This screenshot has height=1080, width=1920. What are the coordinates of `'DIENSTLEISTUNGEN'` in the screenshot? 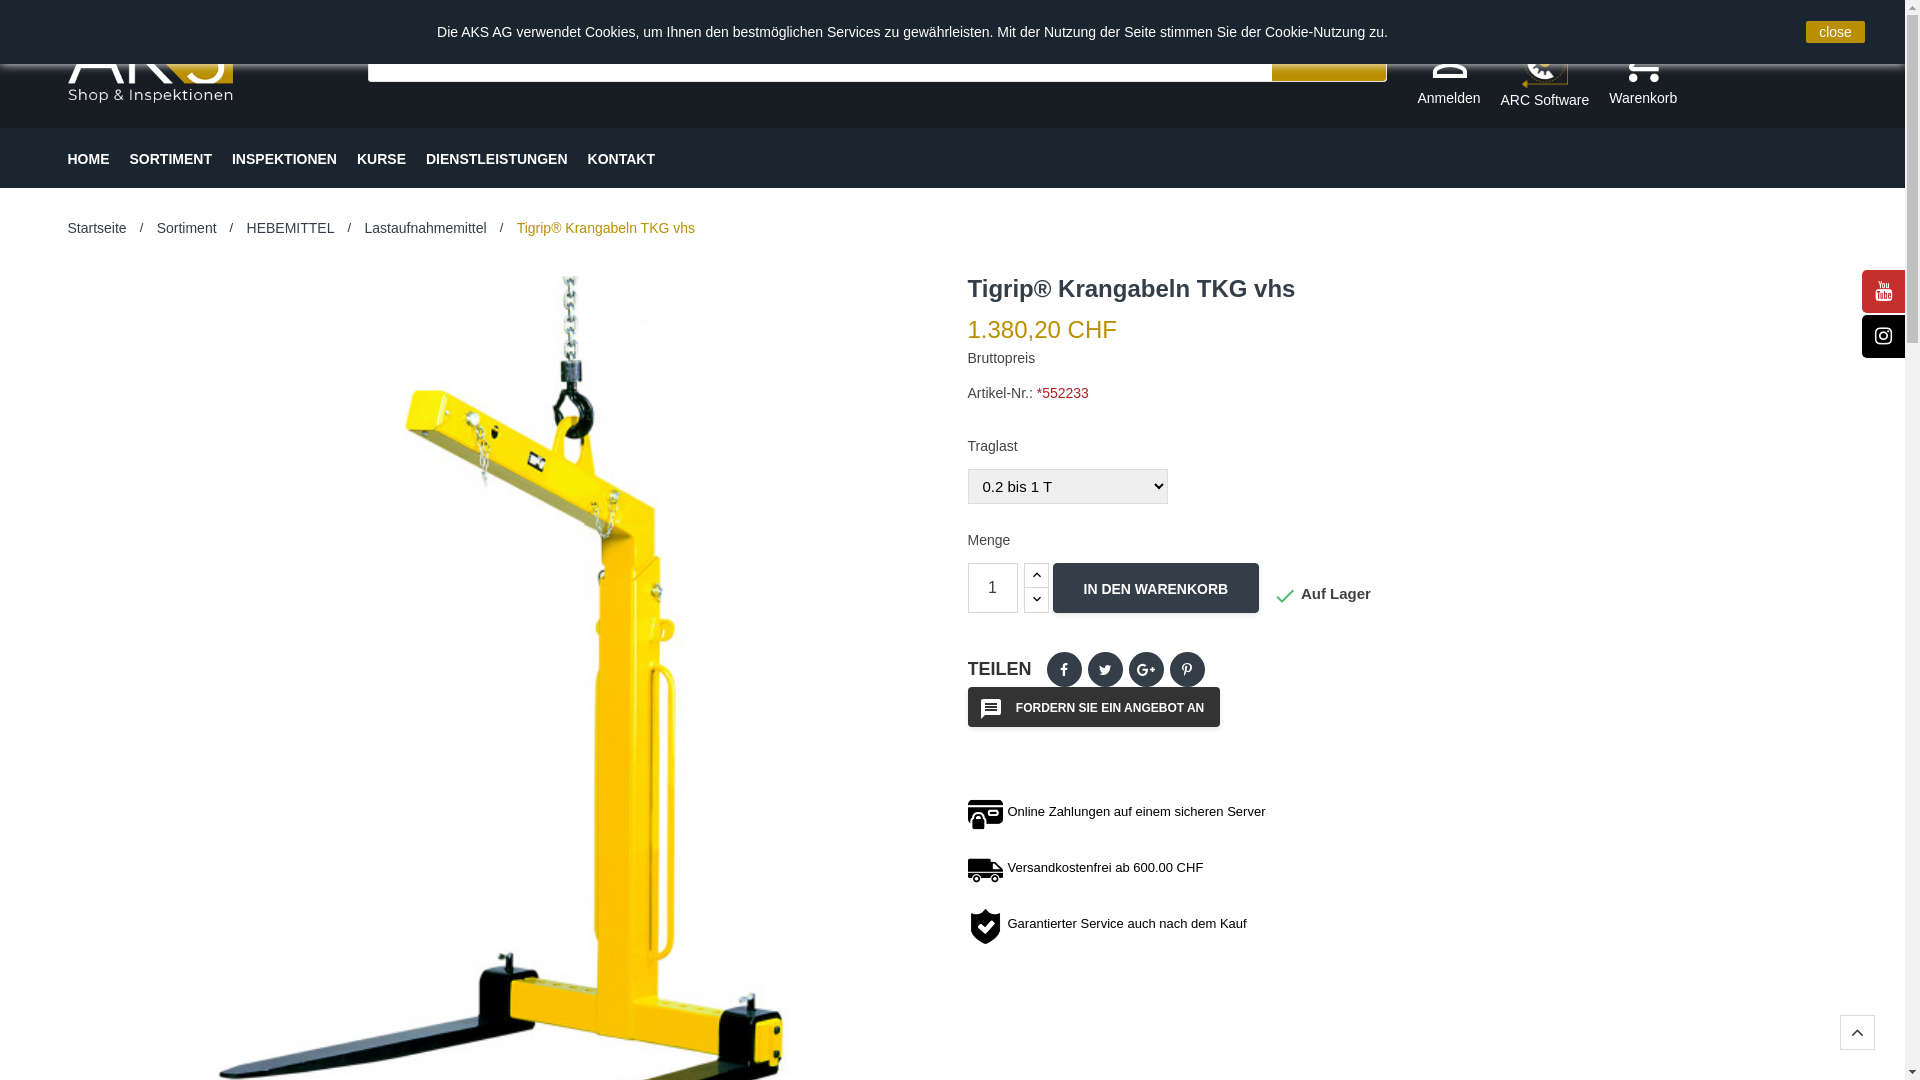 It's located at (425, 157).